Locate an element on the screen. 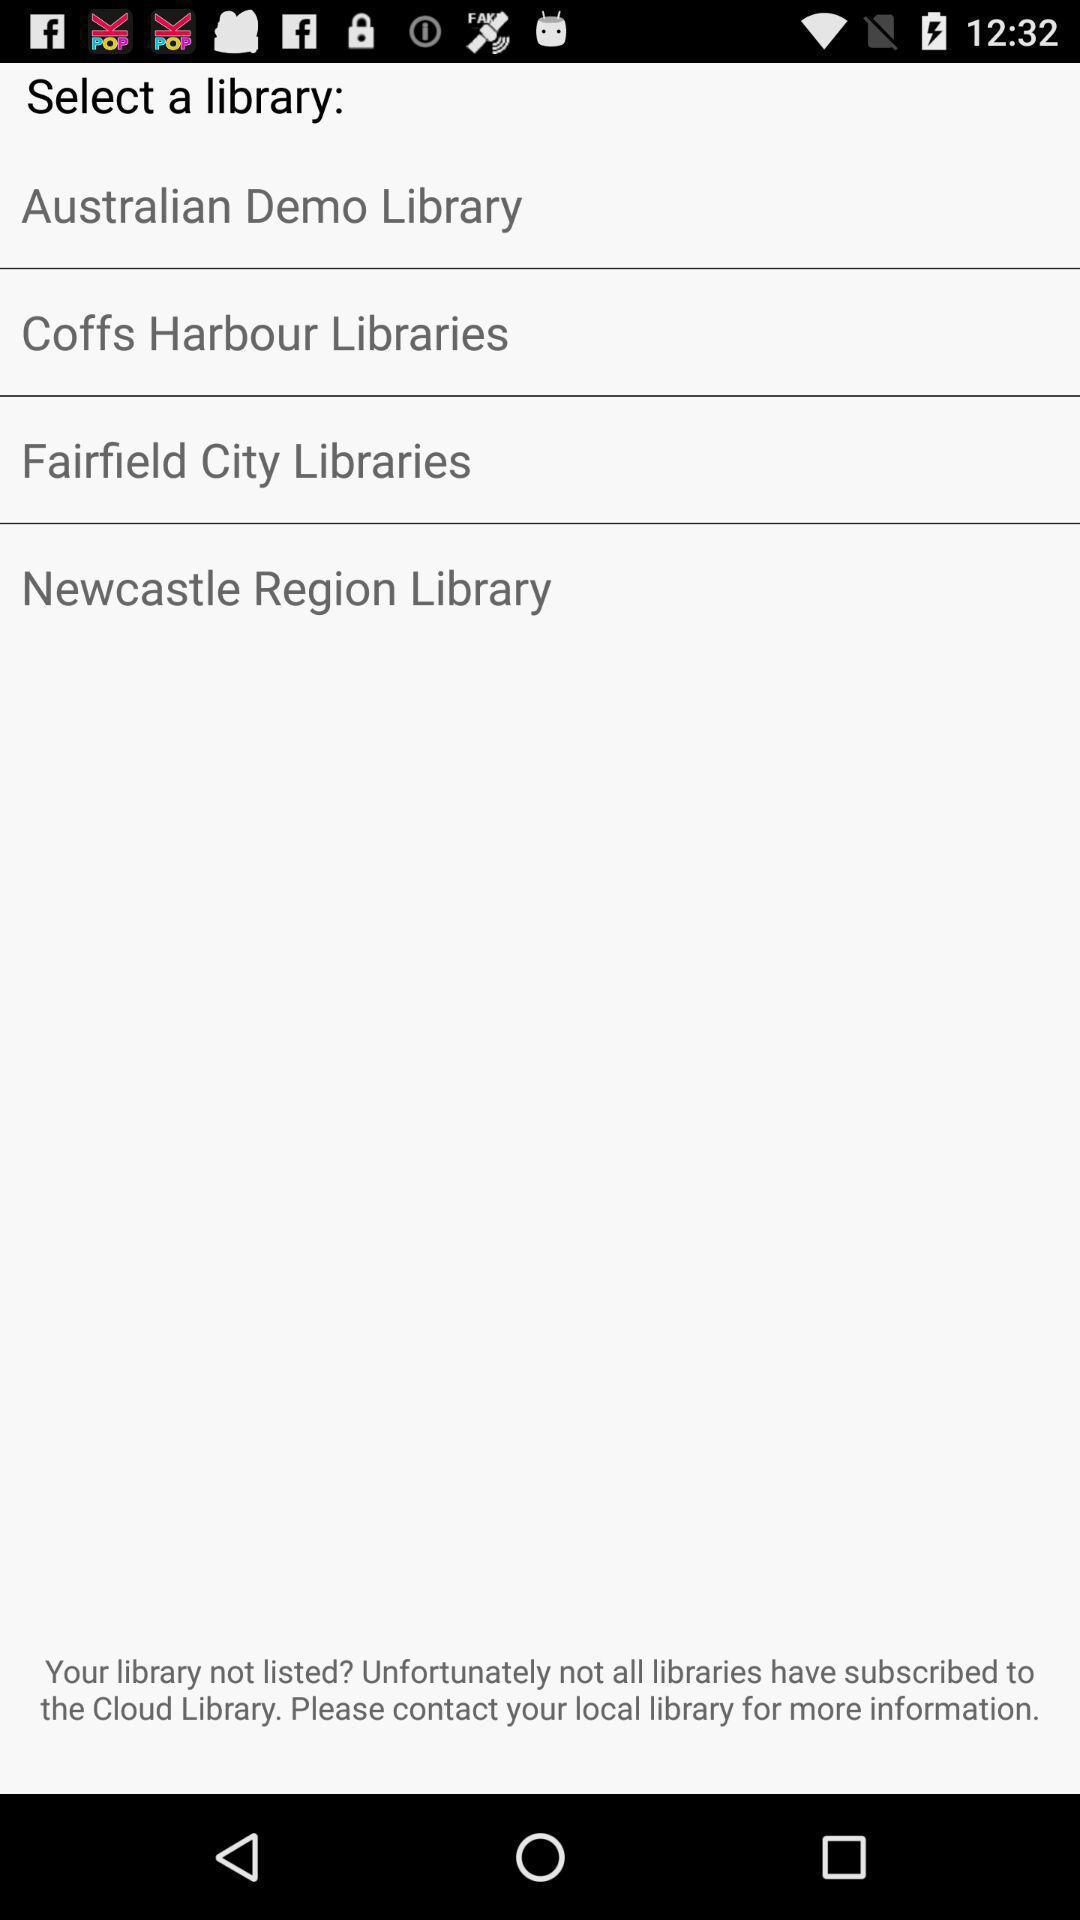  the icon below the fairfield city libraries icon is located at coordinates (540, 586).